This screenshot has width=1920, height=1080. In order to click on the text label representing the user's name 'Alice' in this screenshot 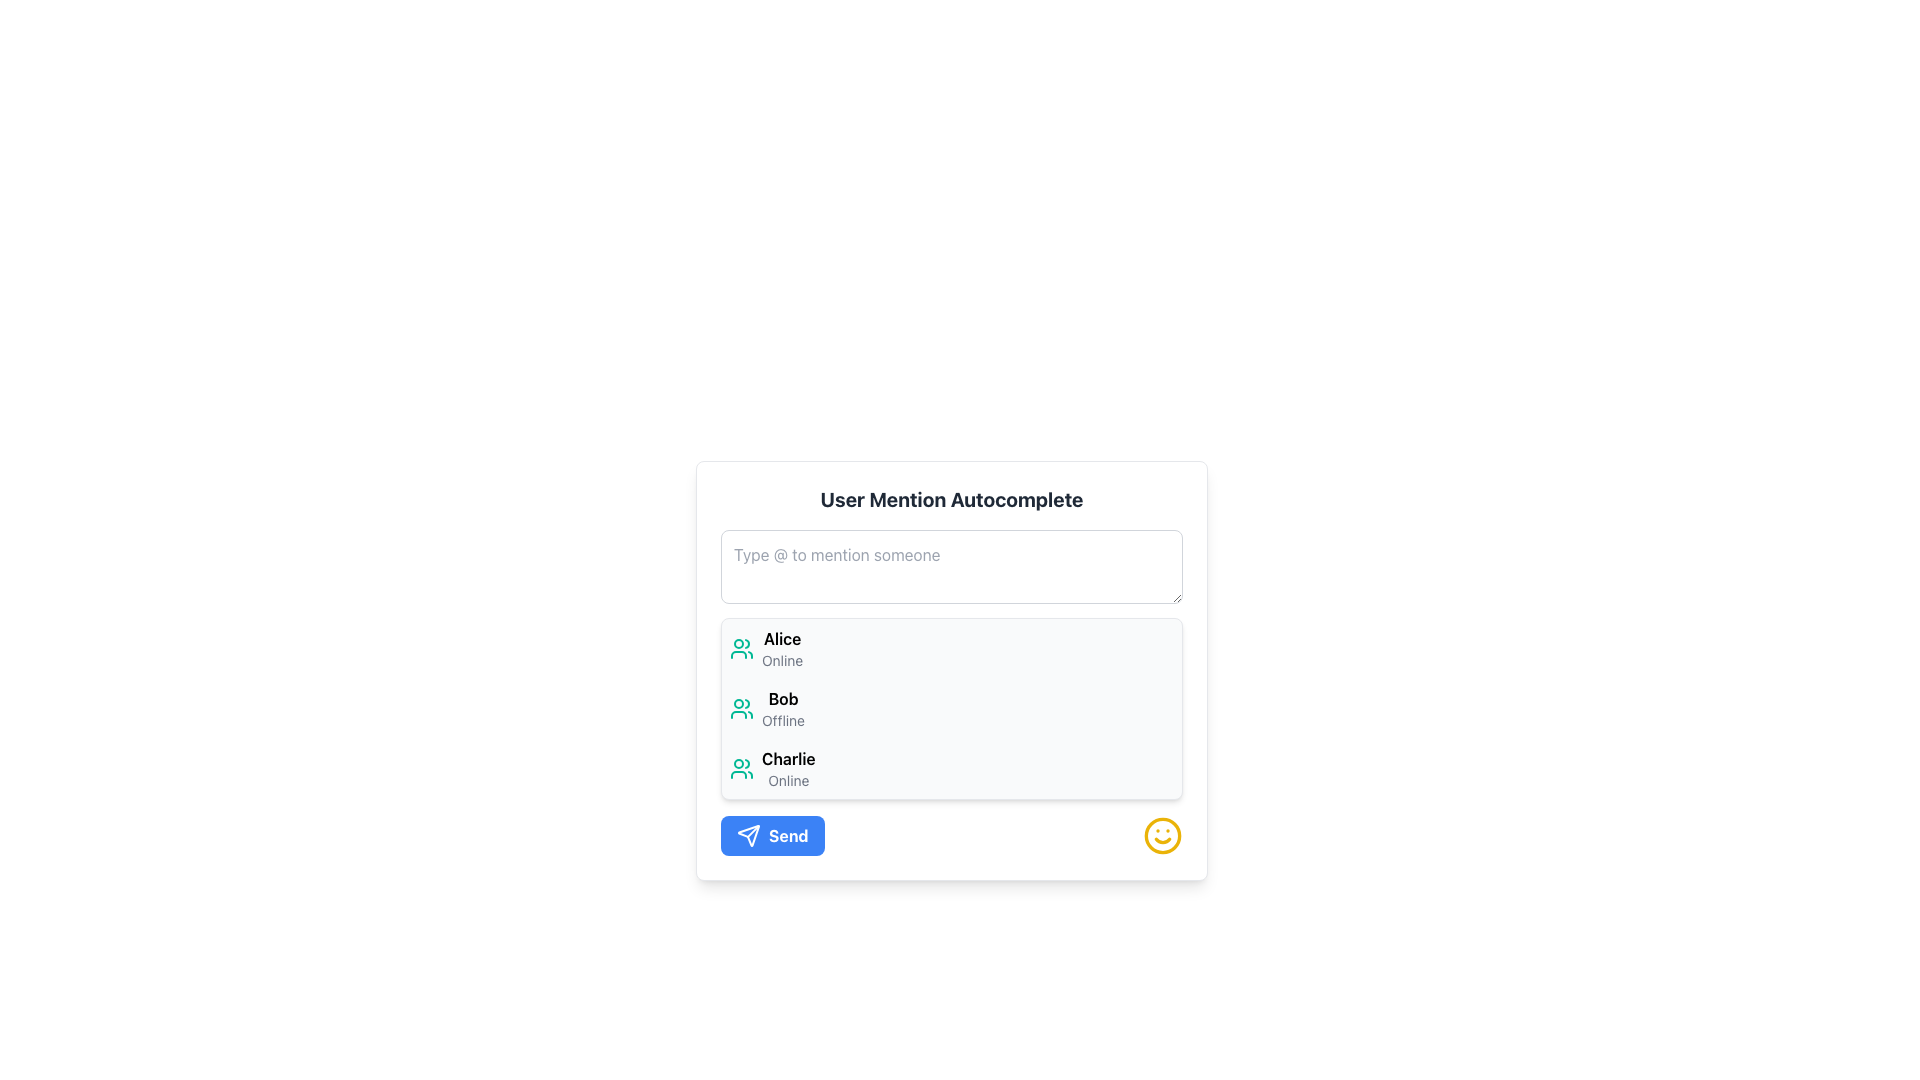, I will do `click(781, 639)`.